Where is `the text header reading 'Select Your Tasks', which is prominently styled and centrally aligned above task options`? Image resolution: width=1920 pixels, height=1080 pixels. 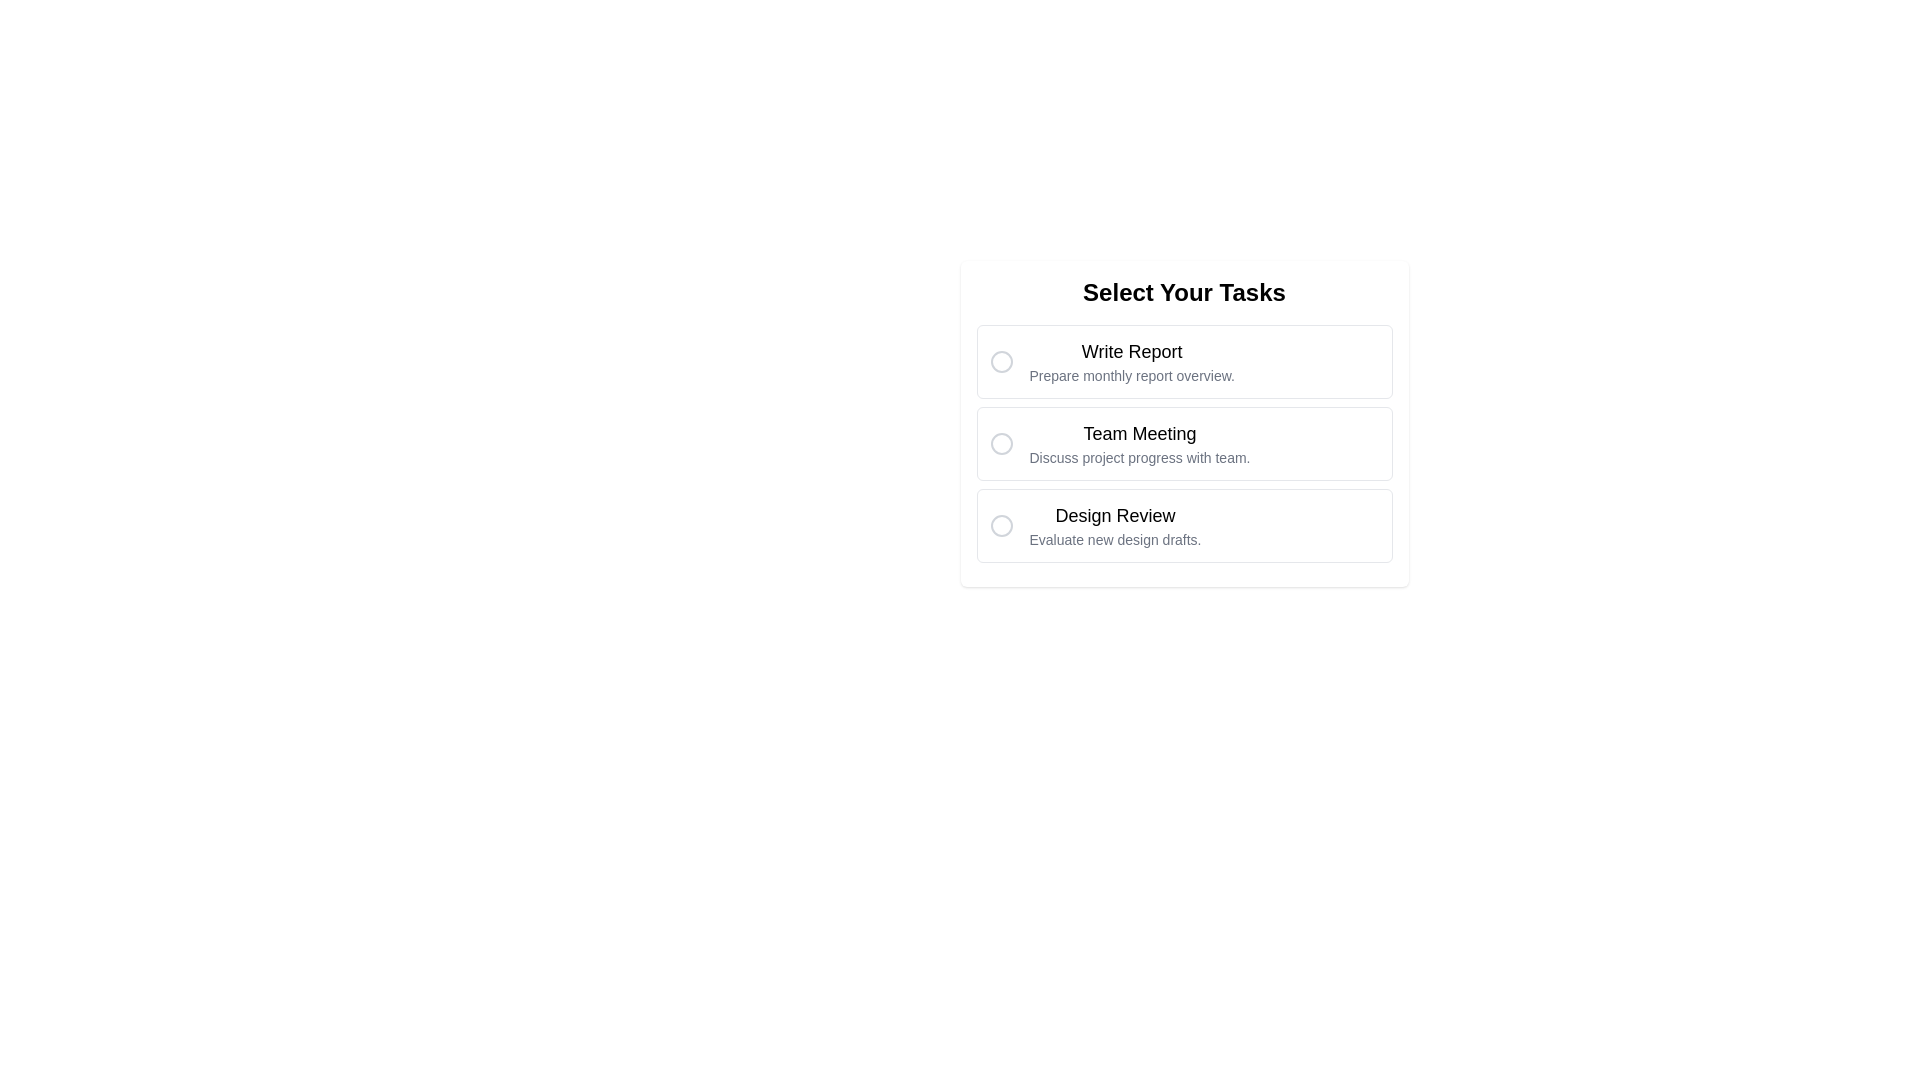
the text header reading 'Select Your Tasks', which is prominently styled and centrally aligned above task options is located at coordinates (1184, 293).